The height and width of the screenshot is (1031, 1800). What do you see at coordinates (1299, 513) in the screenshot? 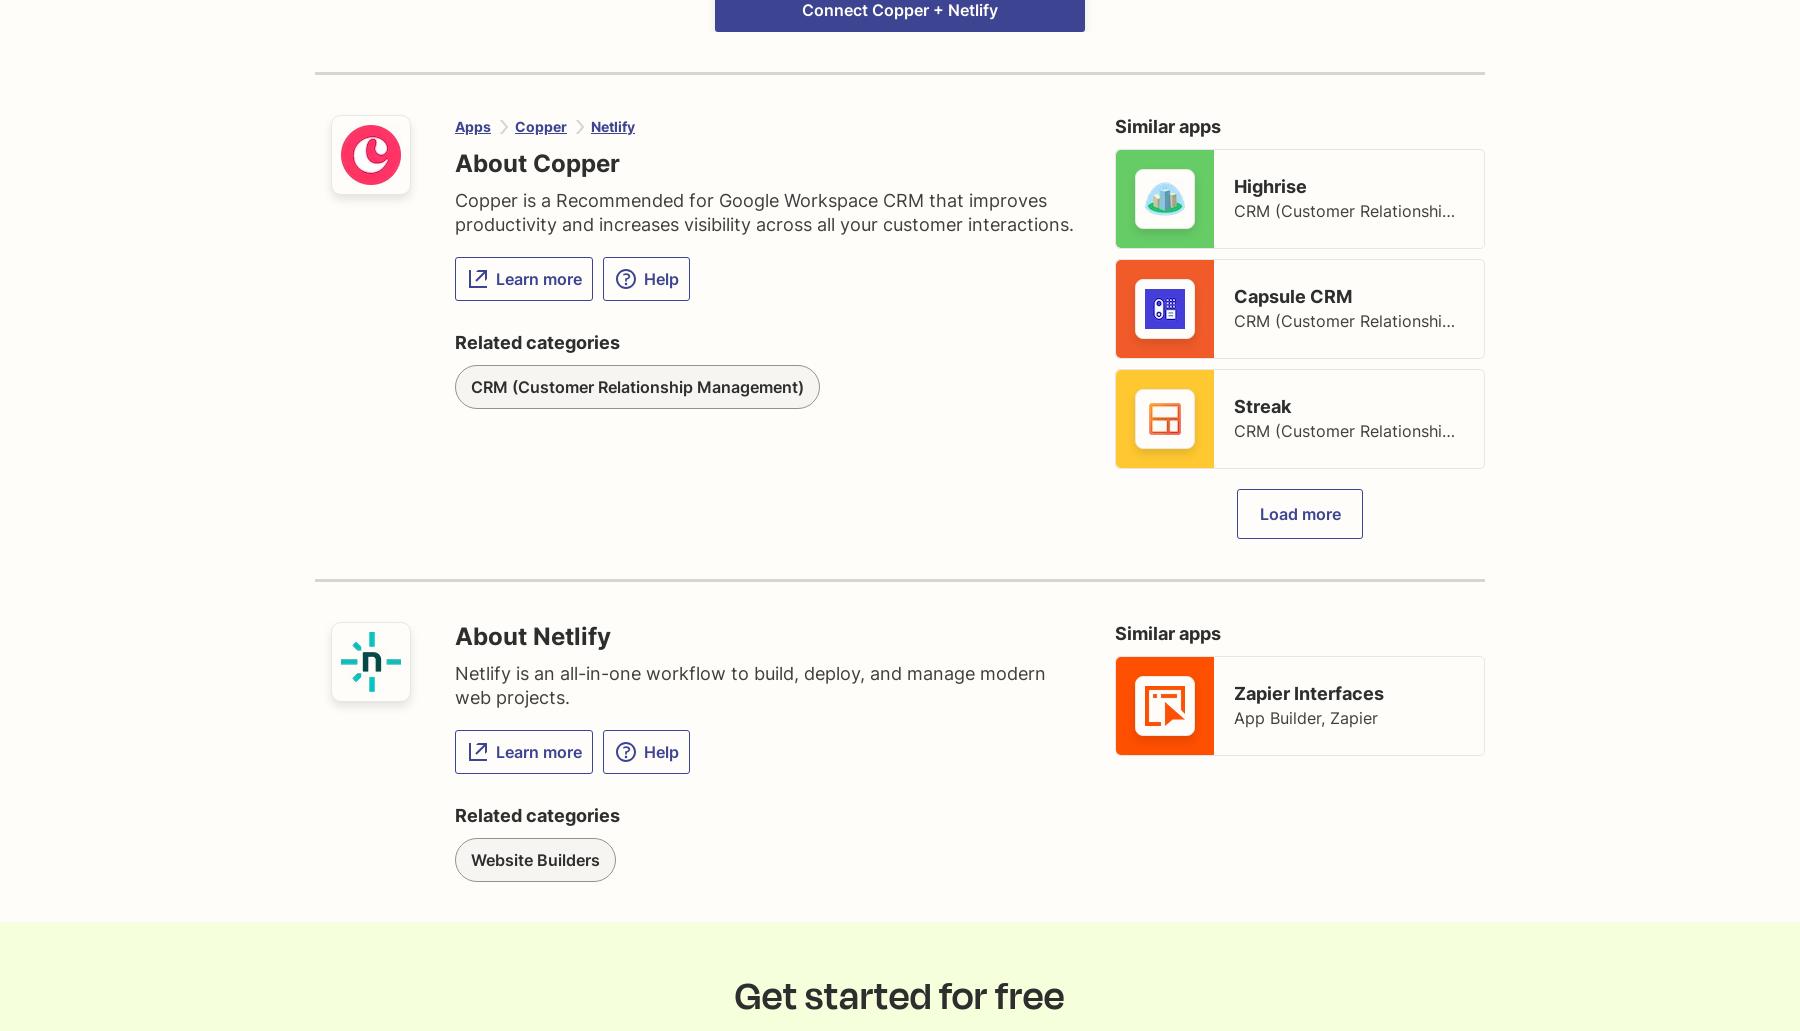
I see `'Load more'` at bounding box center [1299, 513].